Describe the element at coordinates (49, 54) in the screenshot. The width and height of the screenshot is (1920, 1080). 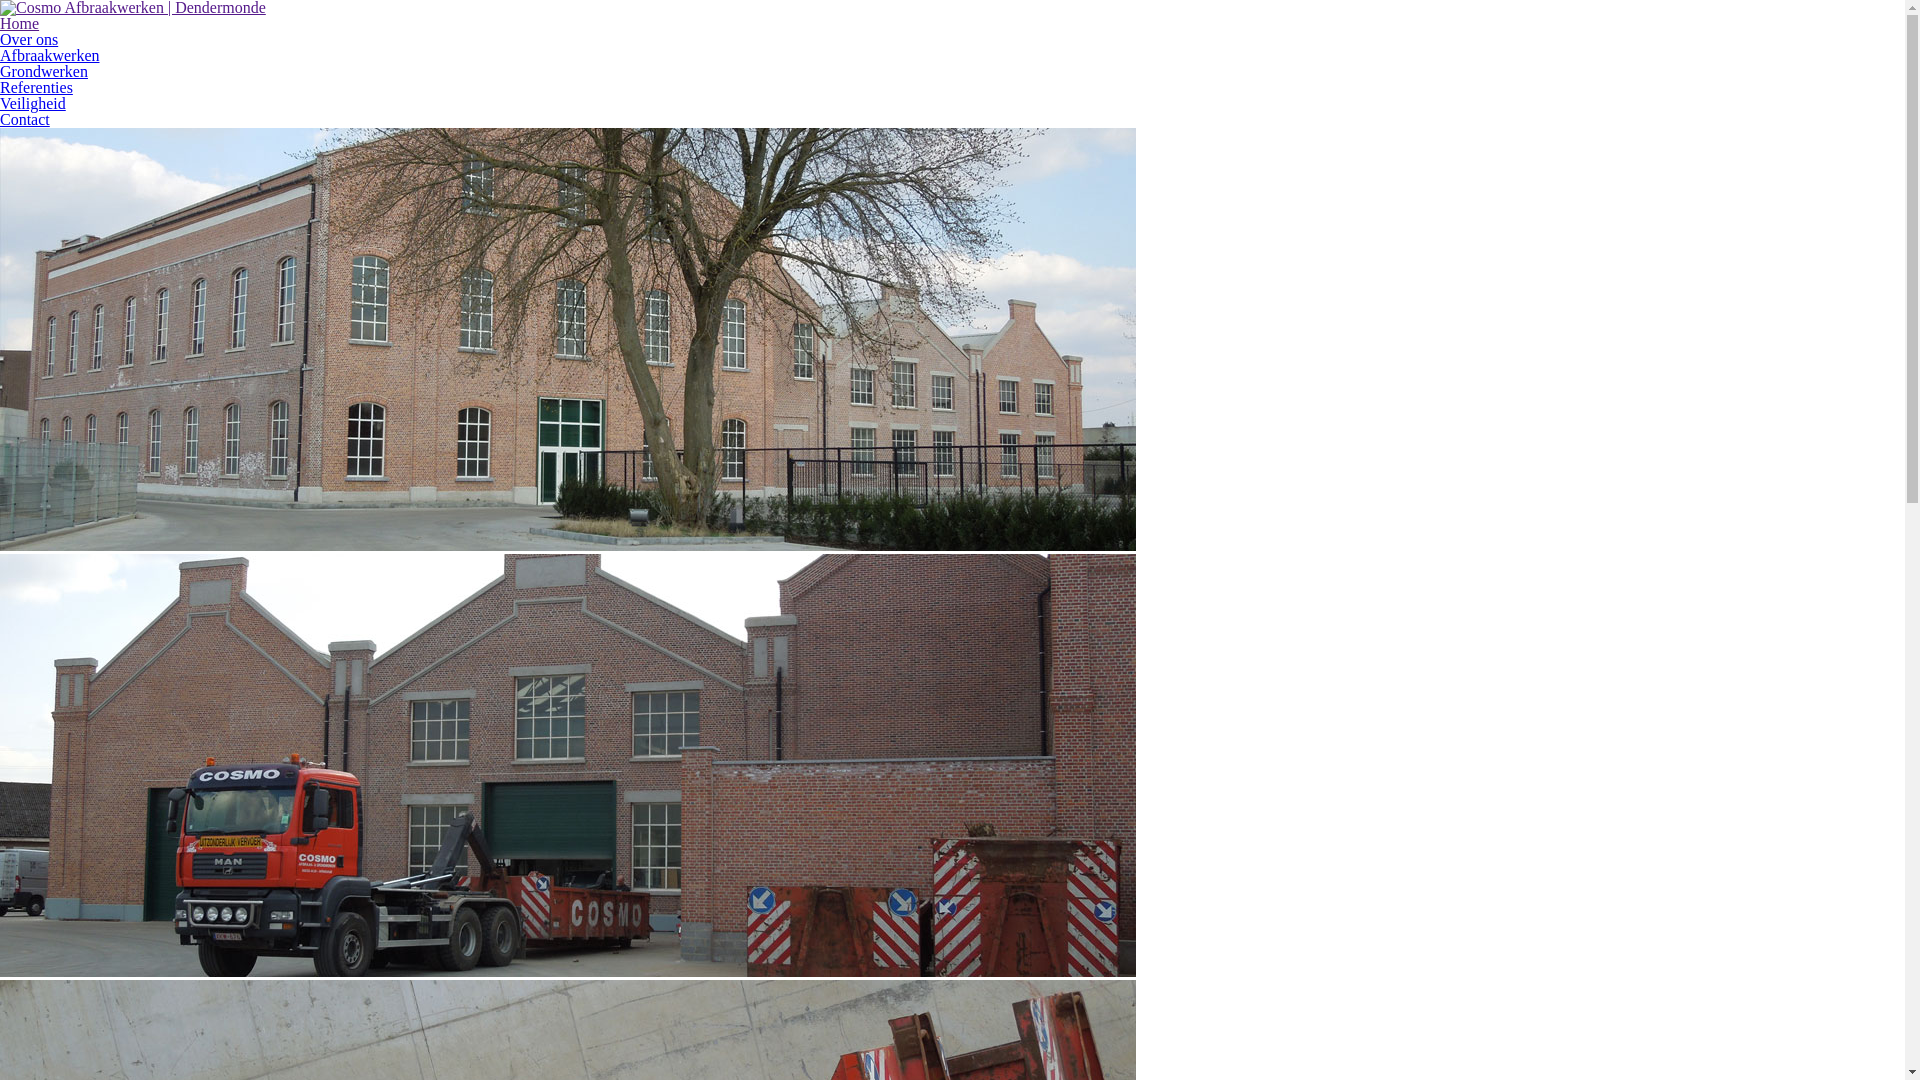
I see `'Afbraakwerken'` at that location.